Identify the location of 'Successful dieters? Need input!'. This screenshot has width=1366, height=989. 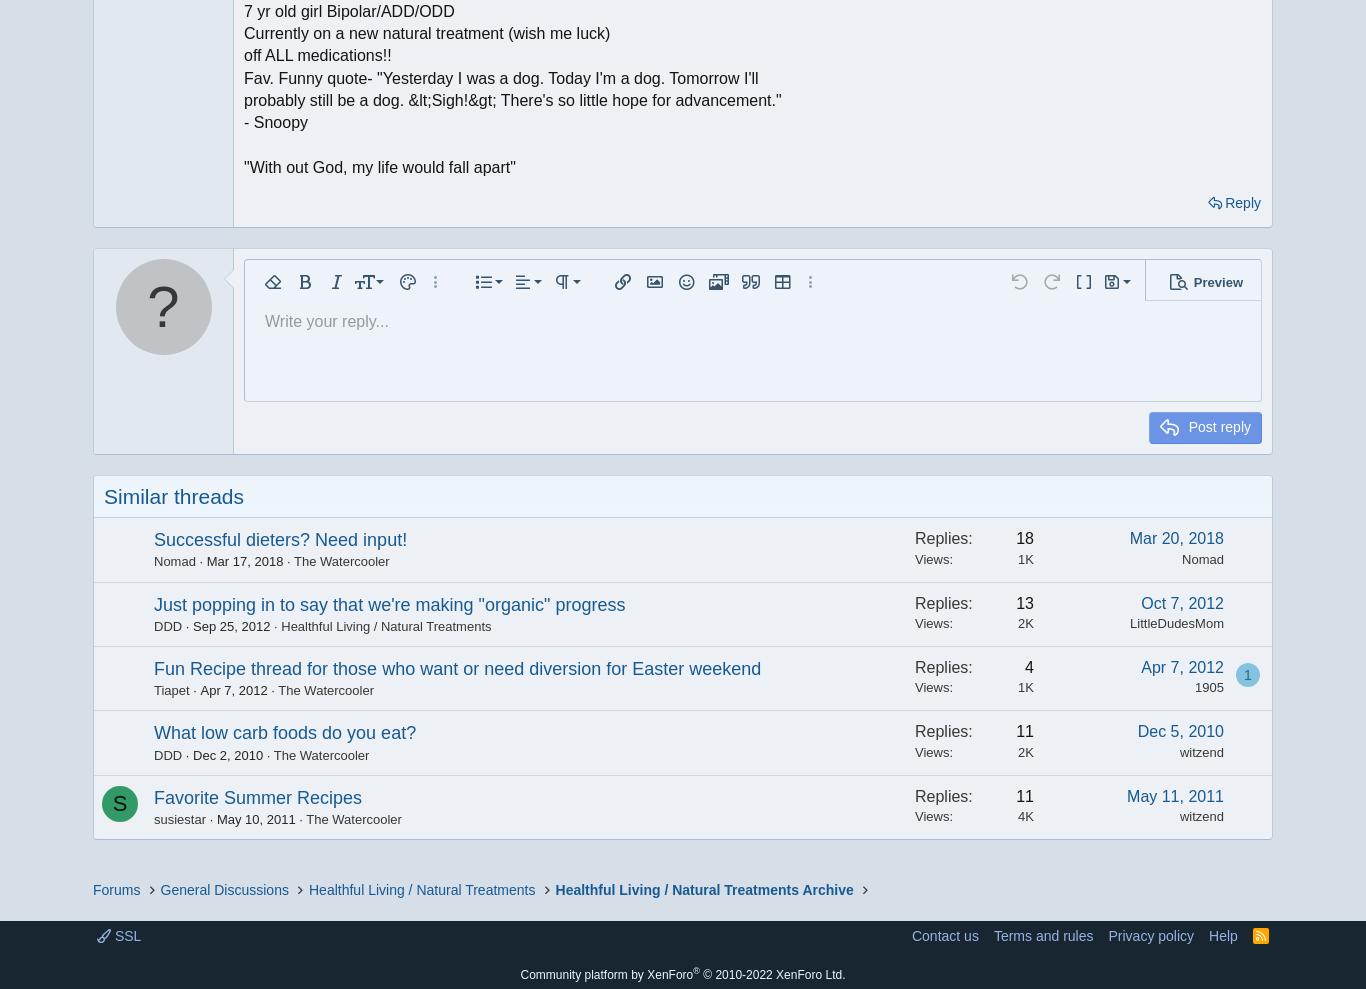
(280, 539).